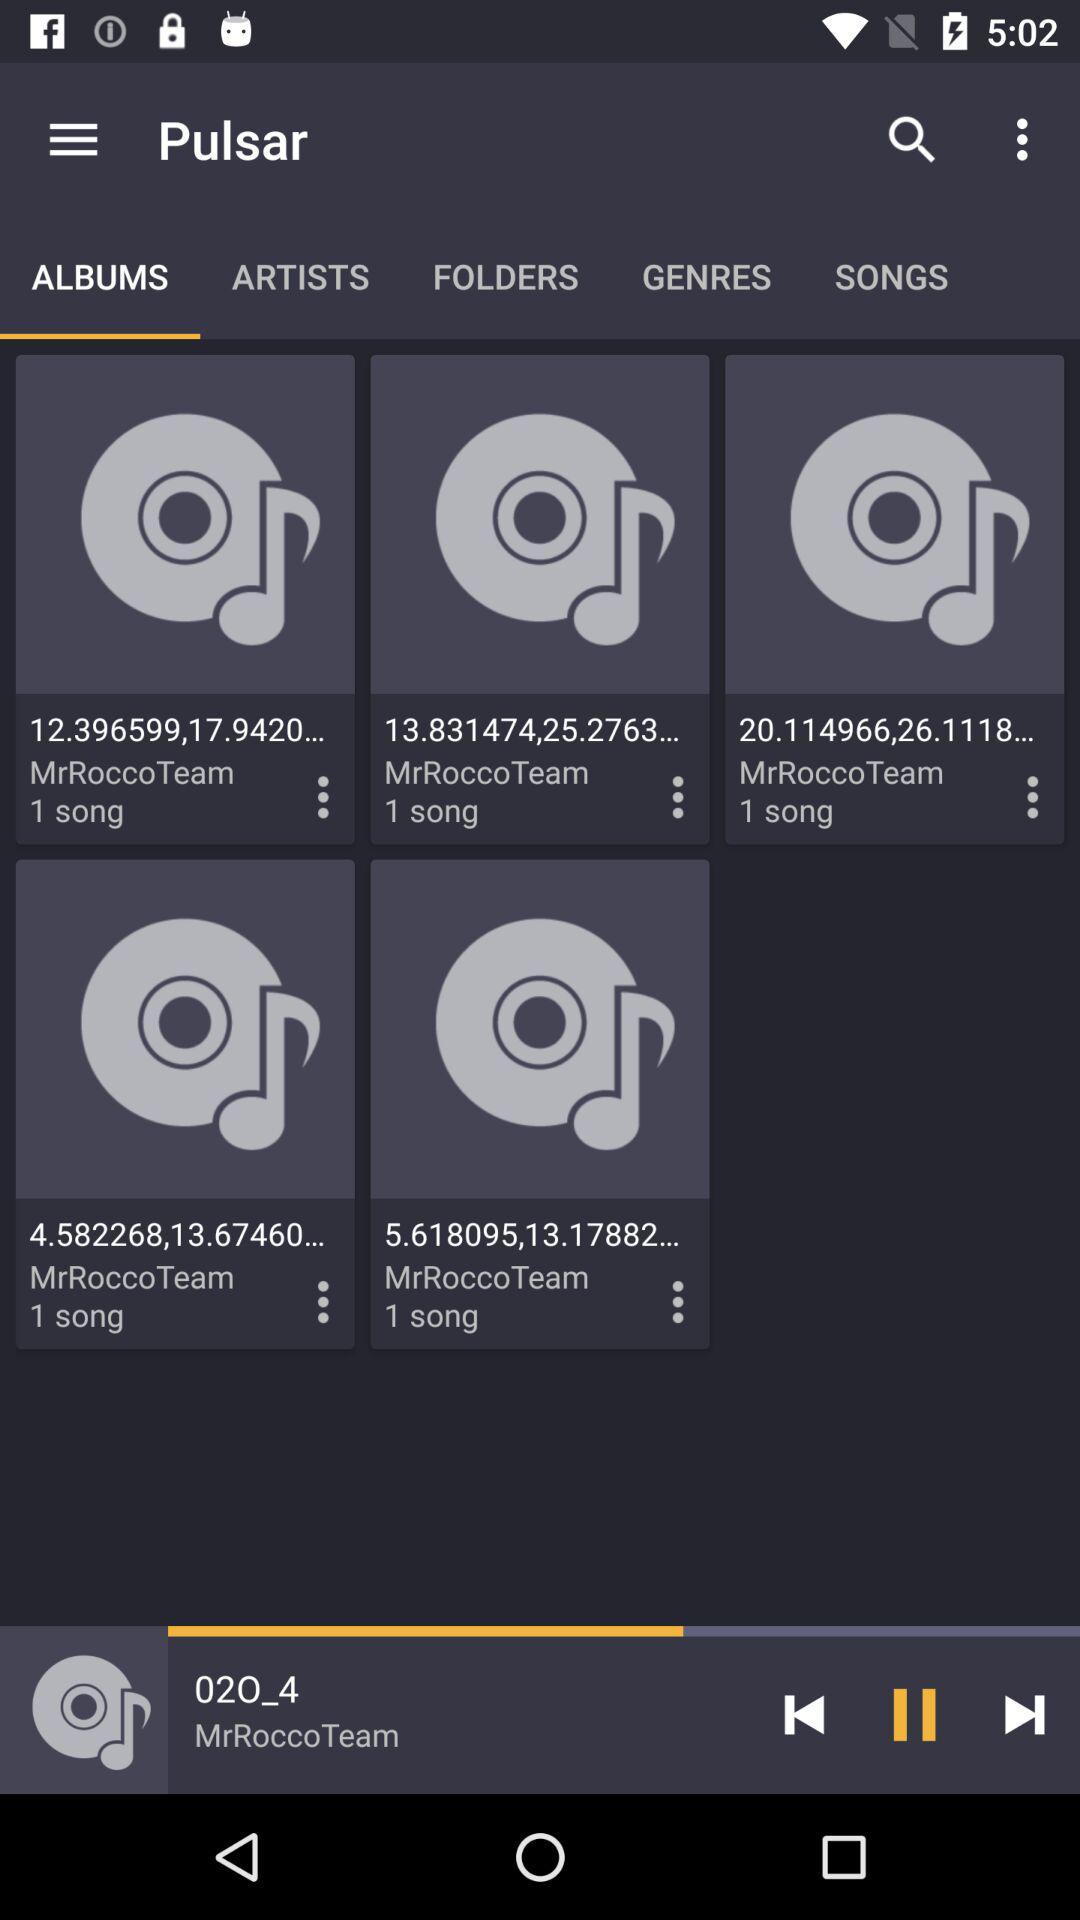 This screenshot has height=1920, width=1080. What do you see at coordinates (914, 1713) in the screenshot?
I see `the pause icon` at bounding box center [914, 1713].